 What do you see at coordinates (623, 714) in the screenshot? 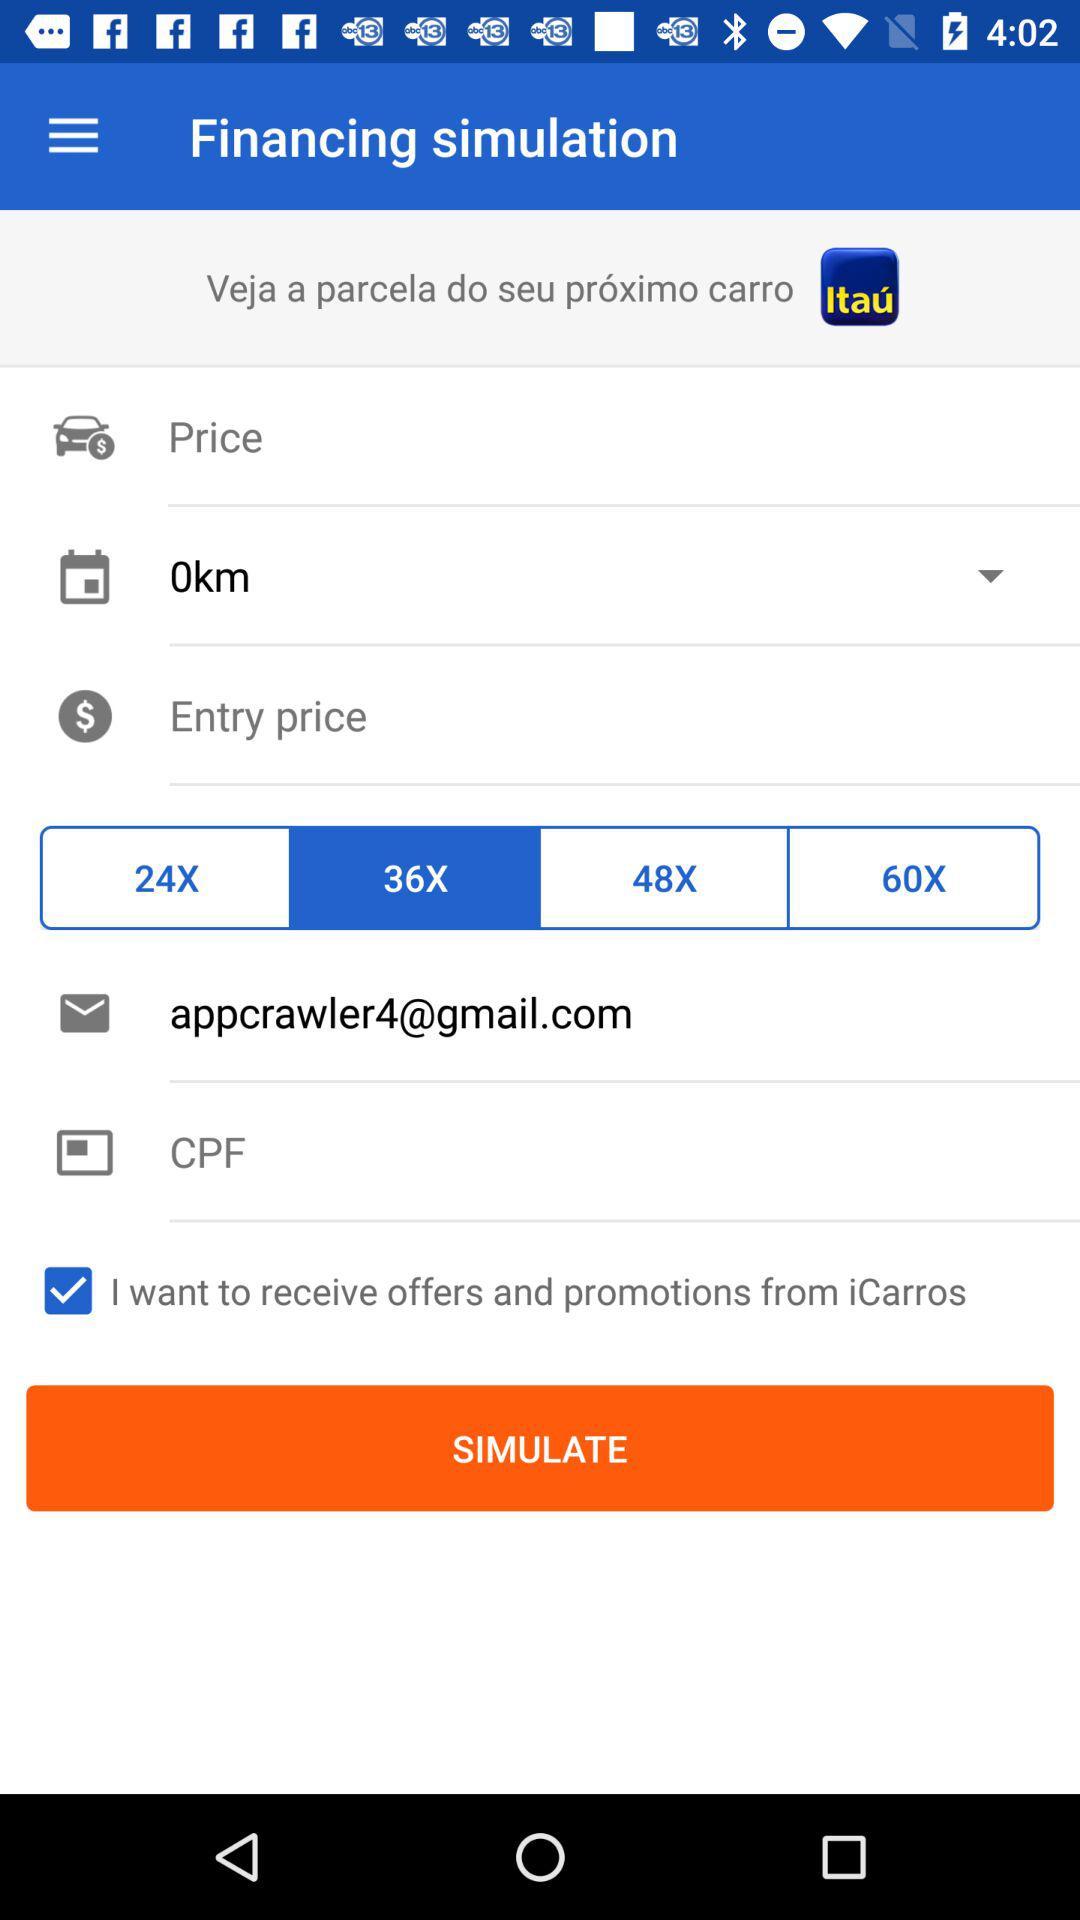
I see `set entry price` at bounding box center [623, 714].